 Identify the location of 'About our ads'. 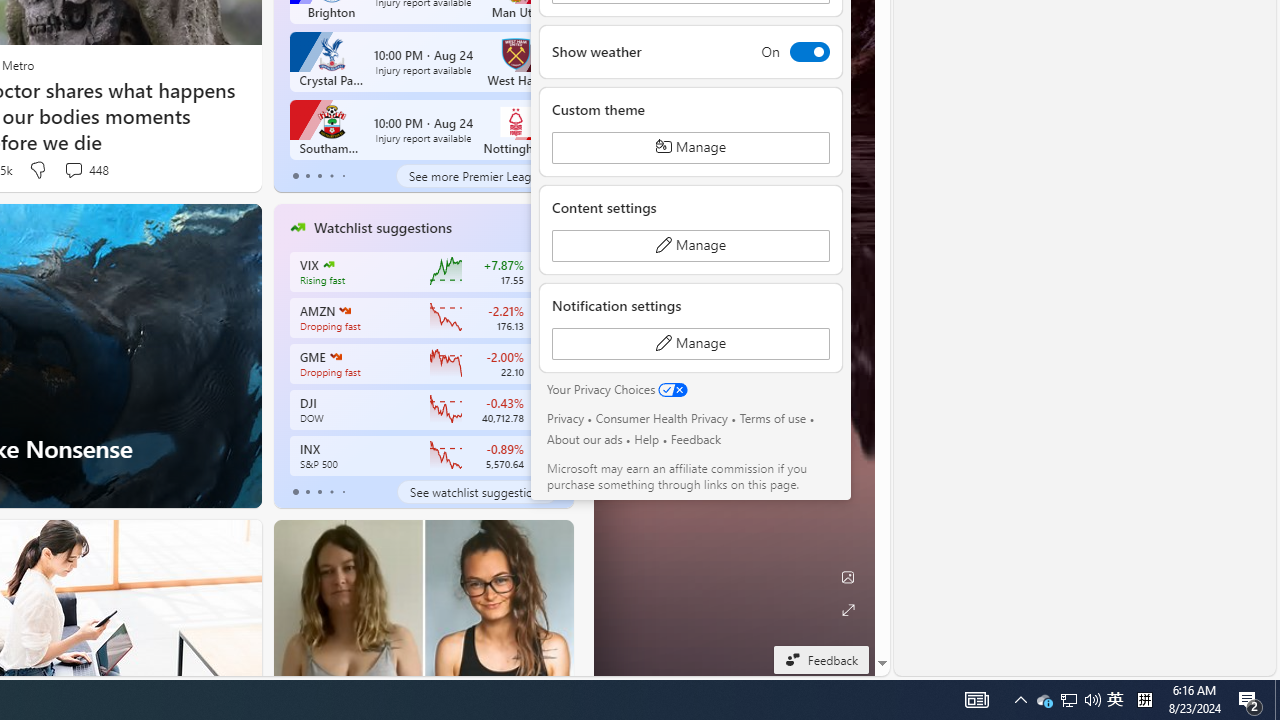
(583, 438).